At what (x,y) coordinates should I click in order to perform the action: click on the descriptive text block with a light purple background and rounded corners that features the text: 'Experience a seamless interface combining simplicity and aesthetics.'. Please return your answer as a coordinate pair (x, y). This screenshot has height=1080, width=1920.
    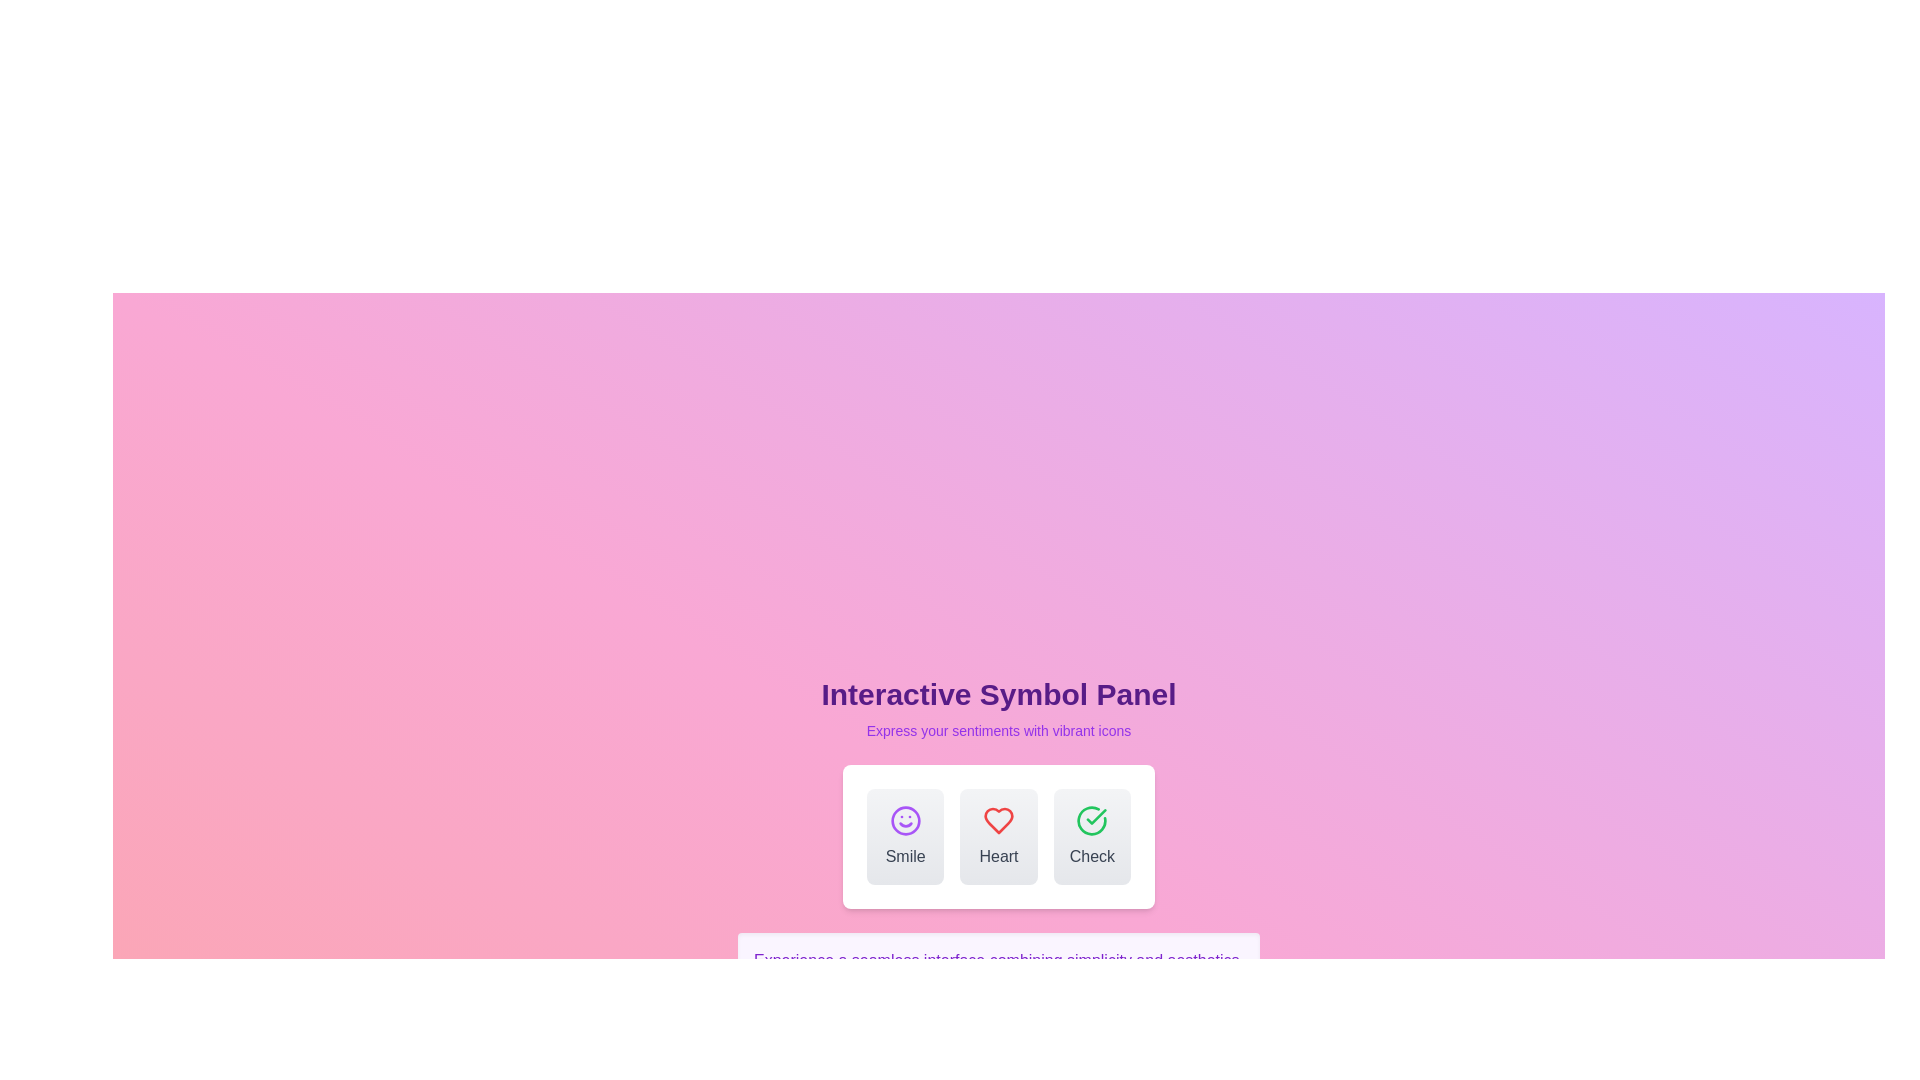
    Looking at the image, I should click on (998, 959).